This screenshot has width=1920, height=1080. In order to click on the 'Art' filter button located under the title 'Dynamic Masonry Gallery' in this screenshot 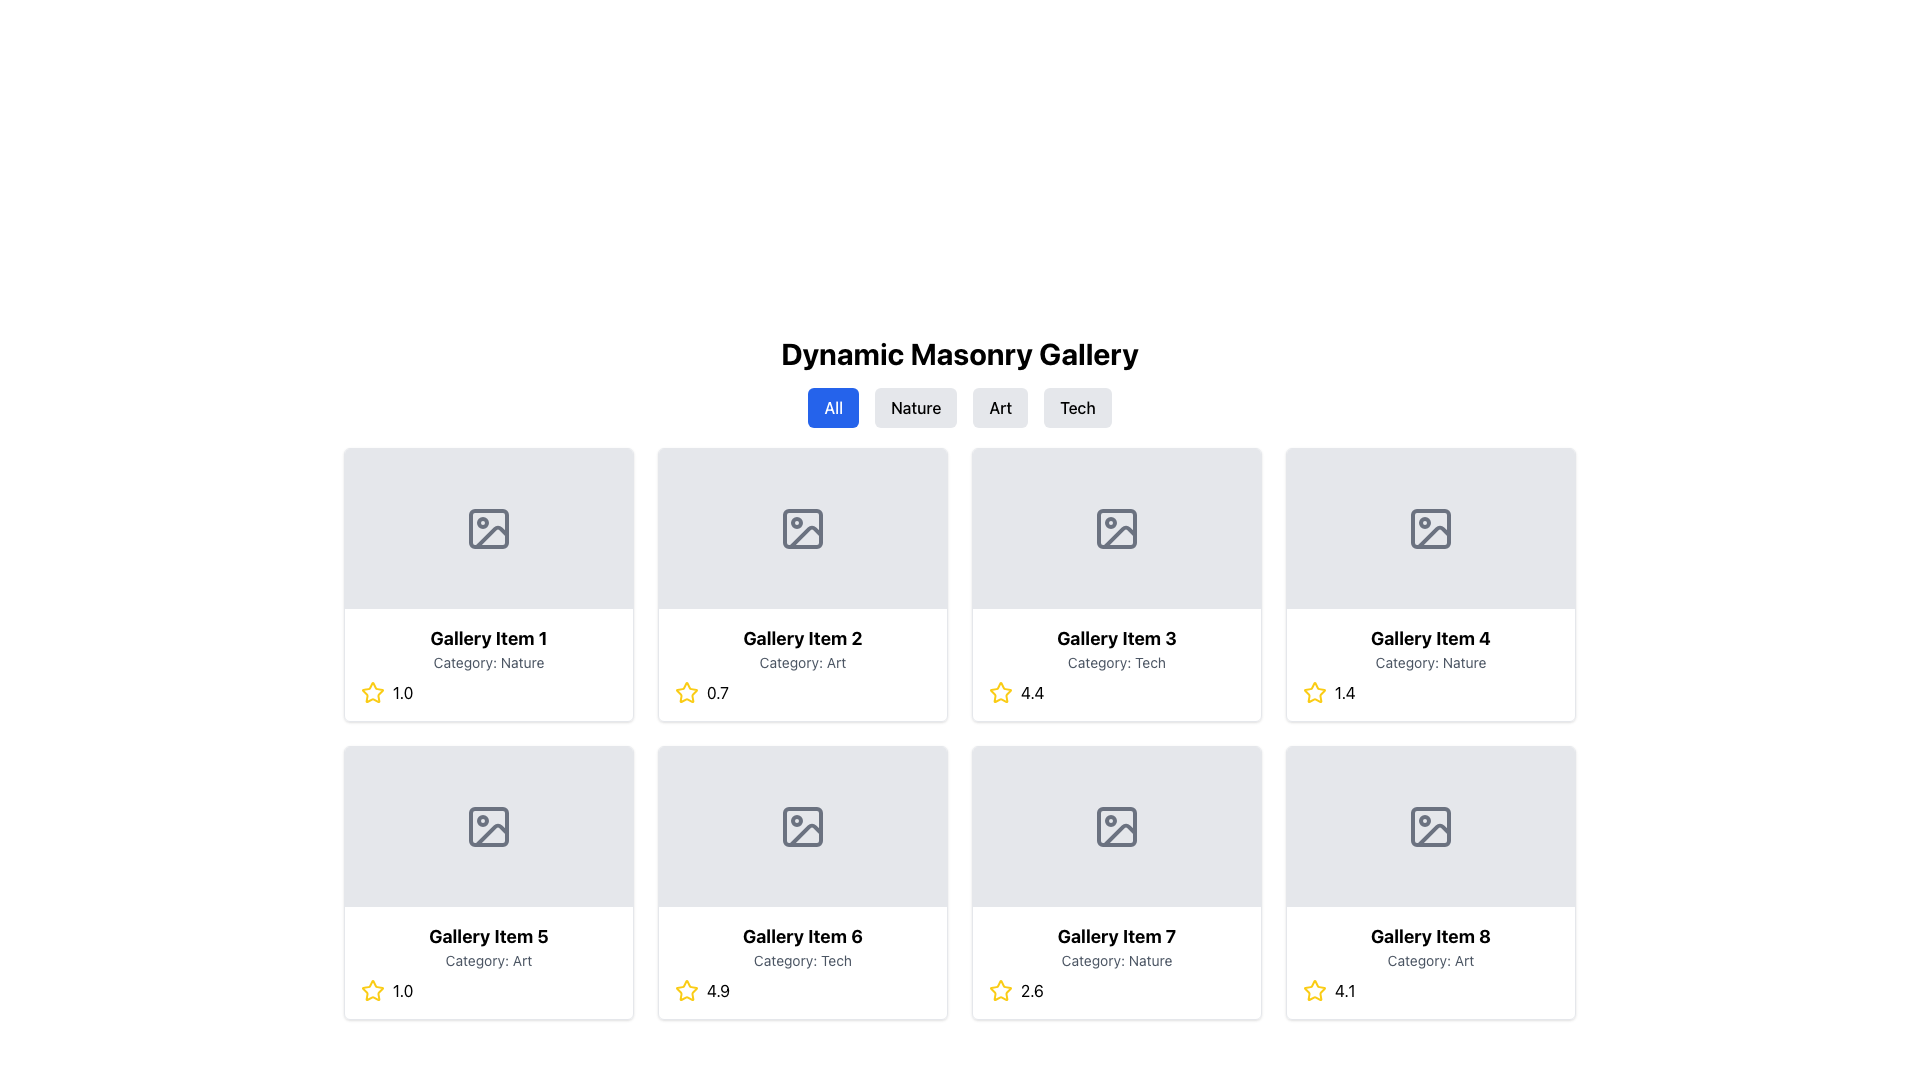, I will do `click(1000, 407)`.